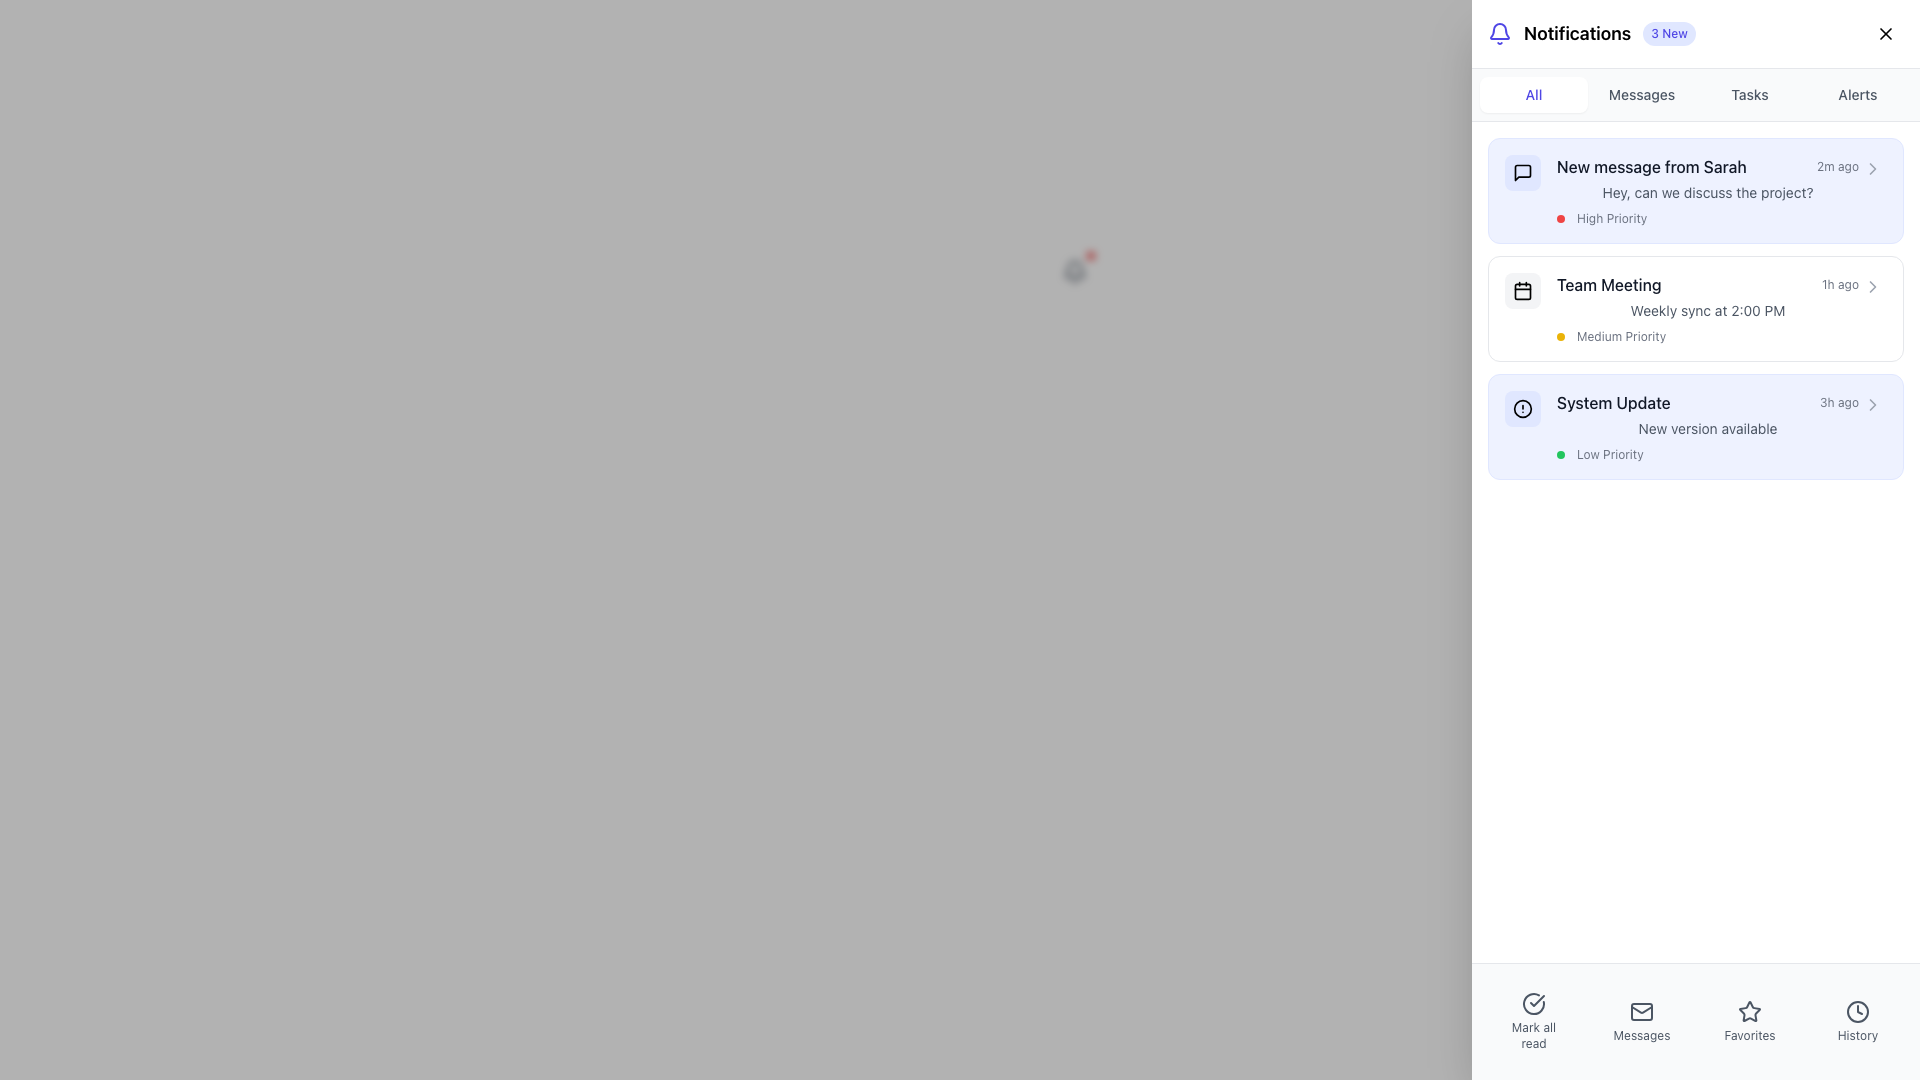  Describe the element at coordinates (1707, 192) in the screenshot. I see `the text element that provides additional information about the notification titled 'New message from Sarah', located between the timestamp '2m ago' and the priority indication 'High Priority'` at that location.